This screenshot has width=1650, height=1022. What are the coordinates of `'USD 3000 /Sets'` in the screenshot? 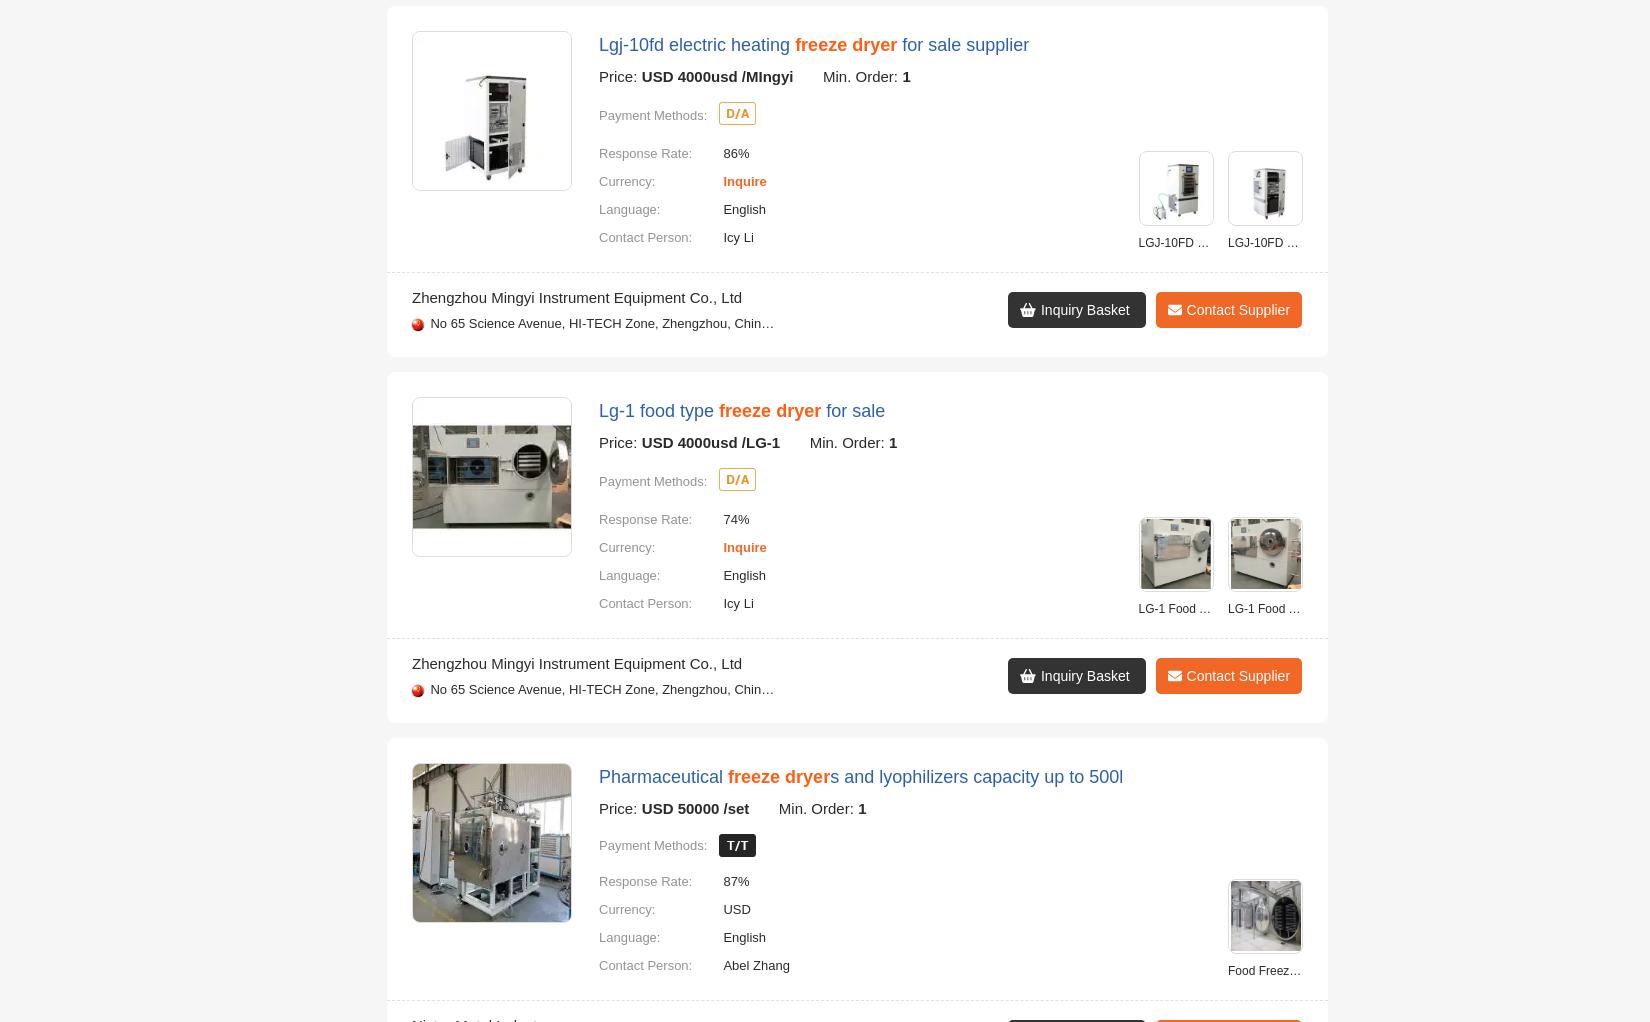 It's located at (640, 200).